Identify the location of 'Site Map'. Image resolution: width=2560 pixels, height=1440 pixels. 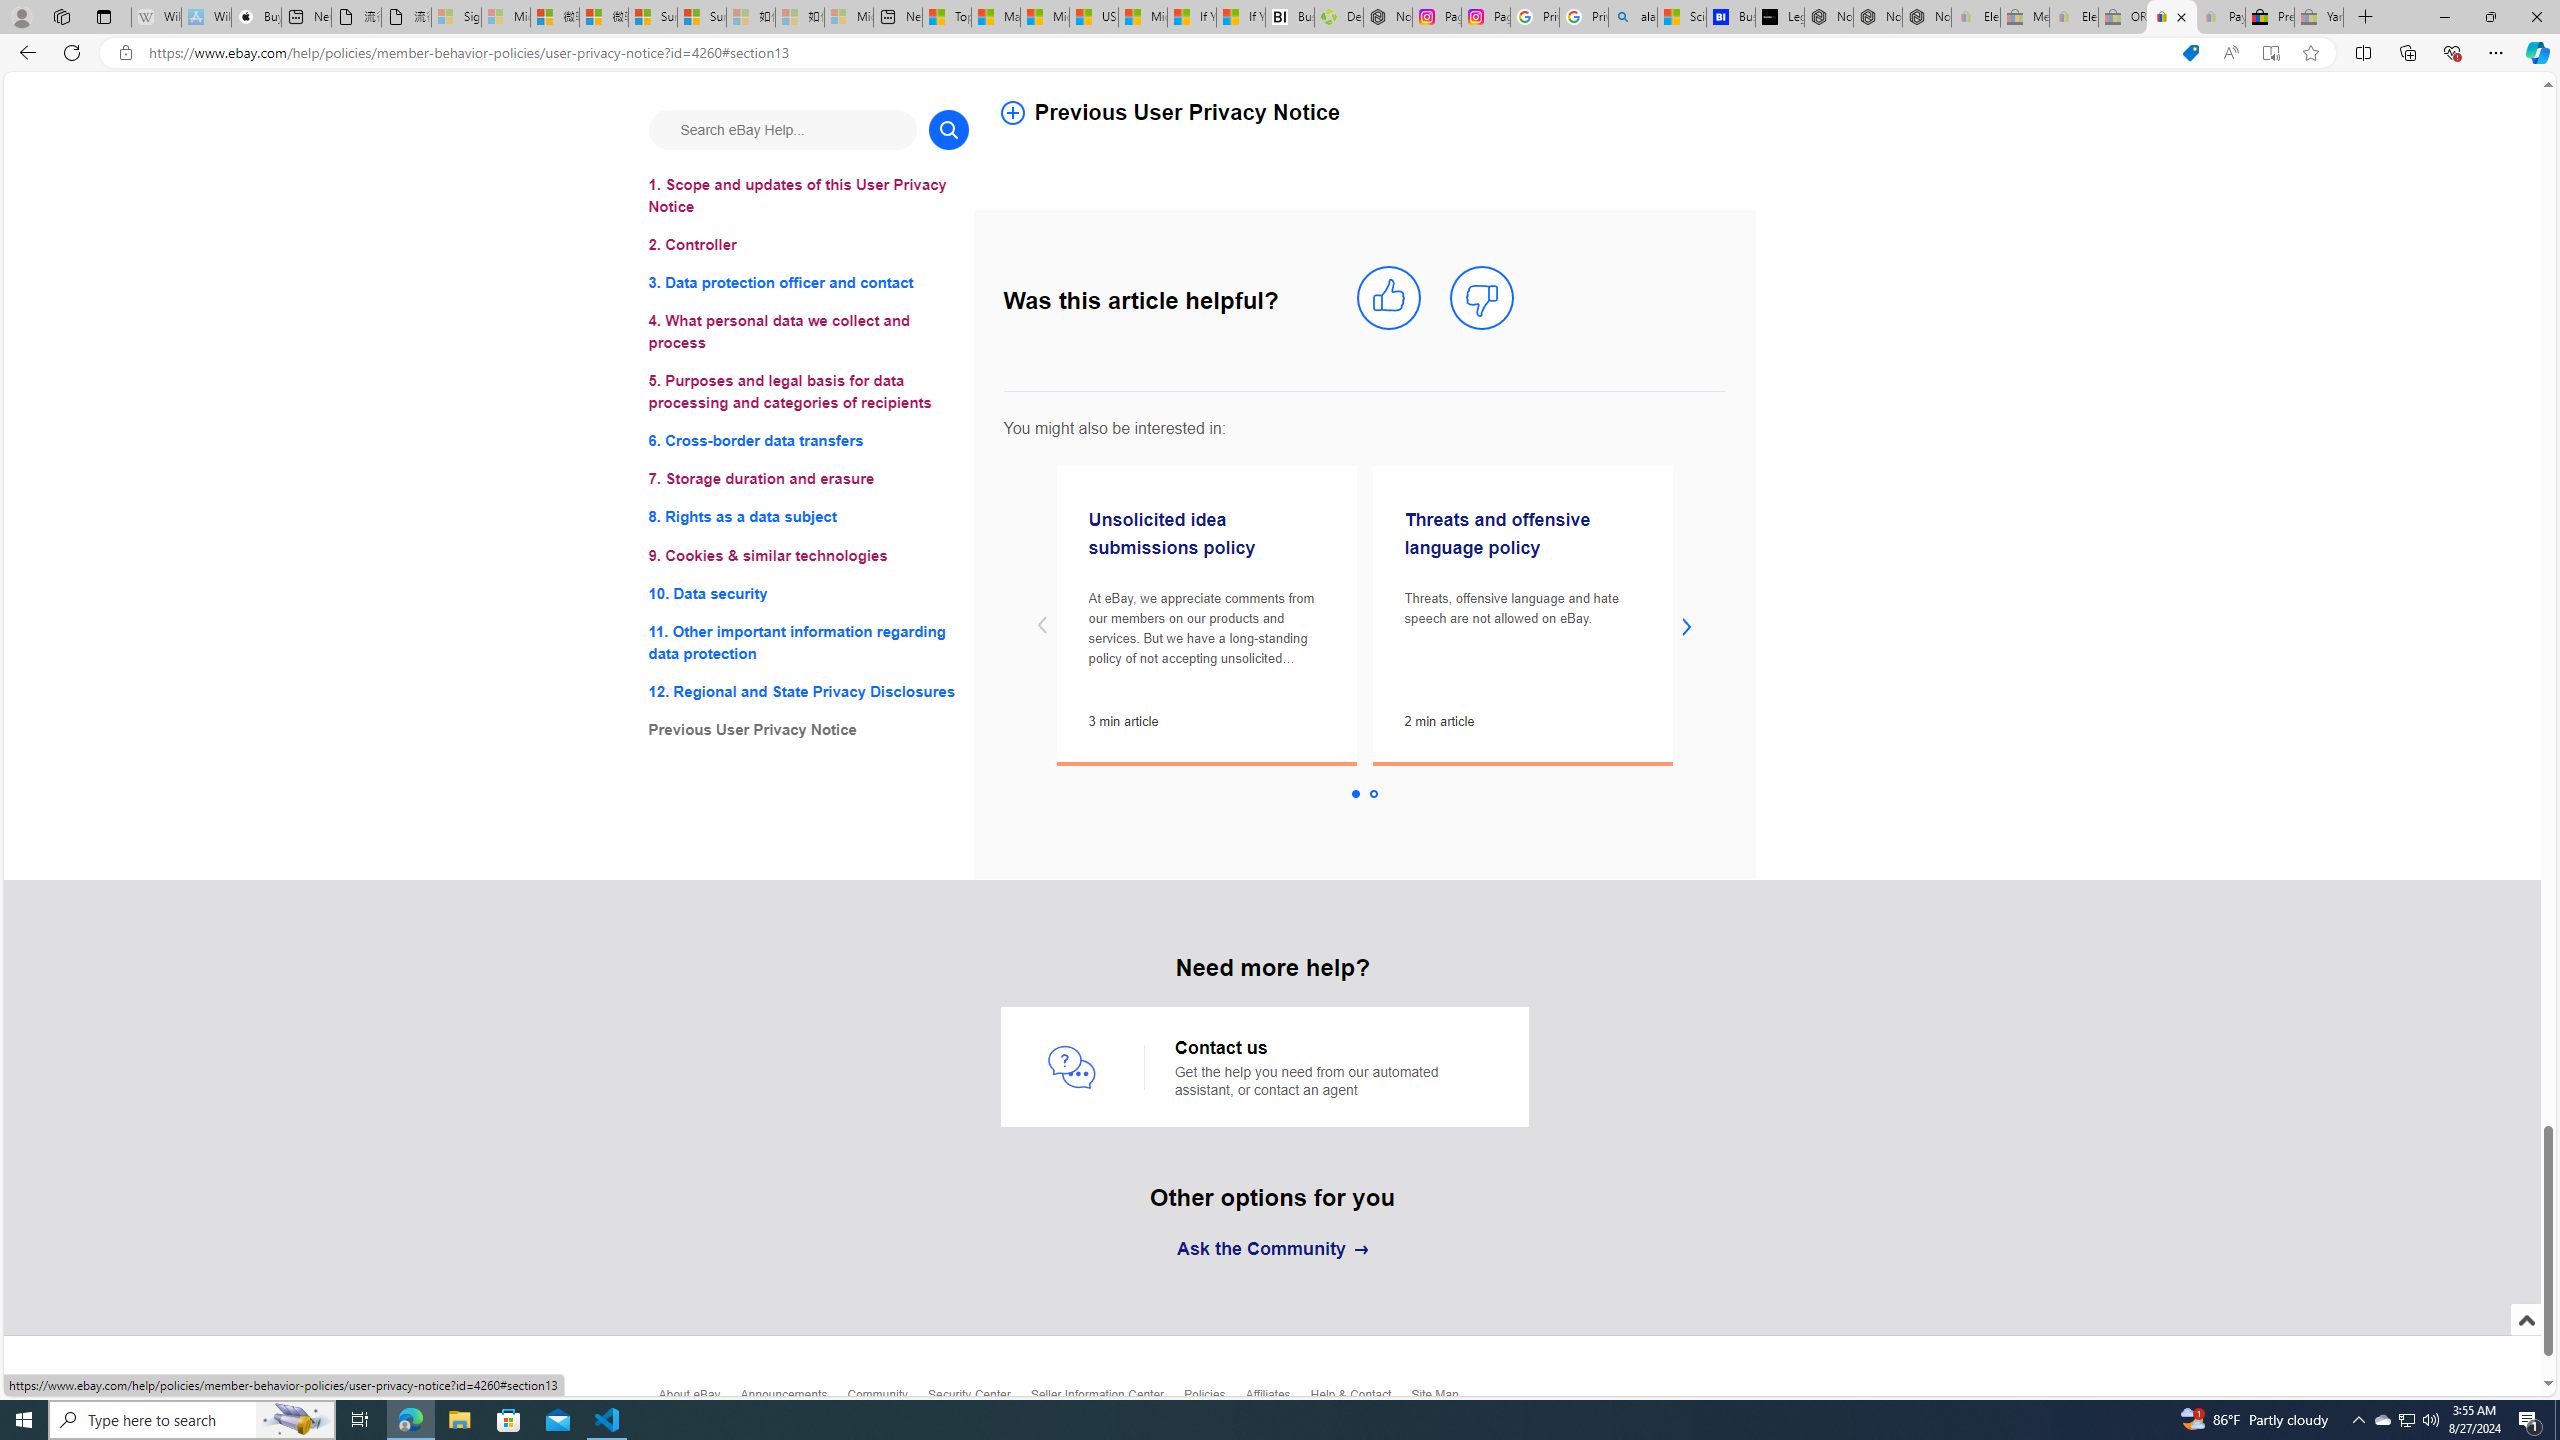
(1444, 1401).